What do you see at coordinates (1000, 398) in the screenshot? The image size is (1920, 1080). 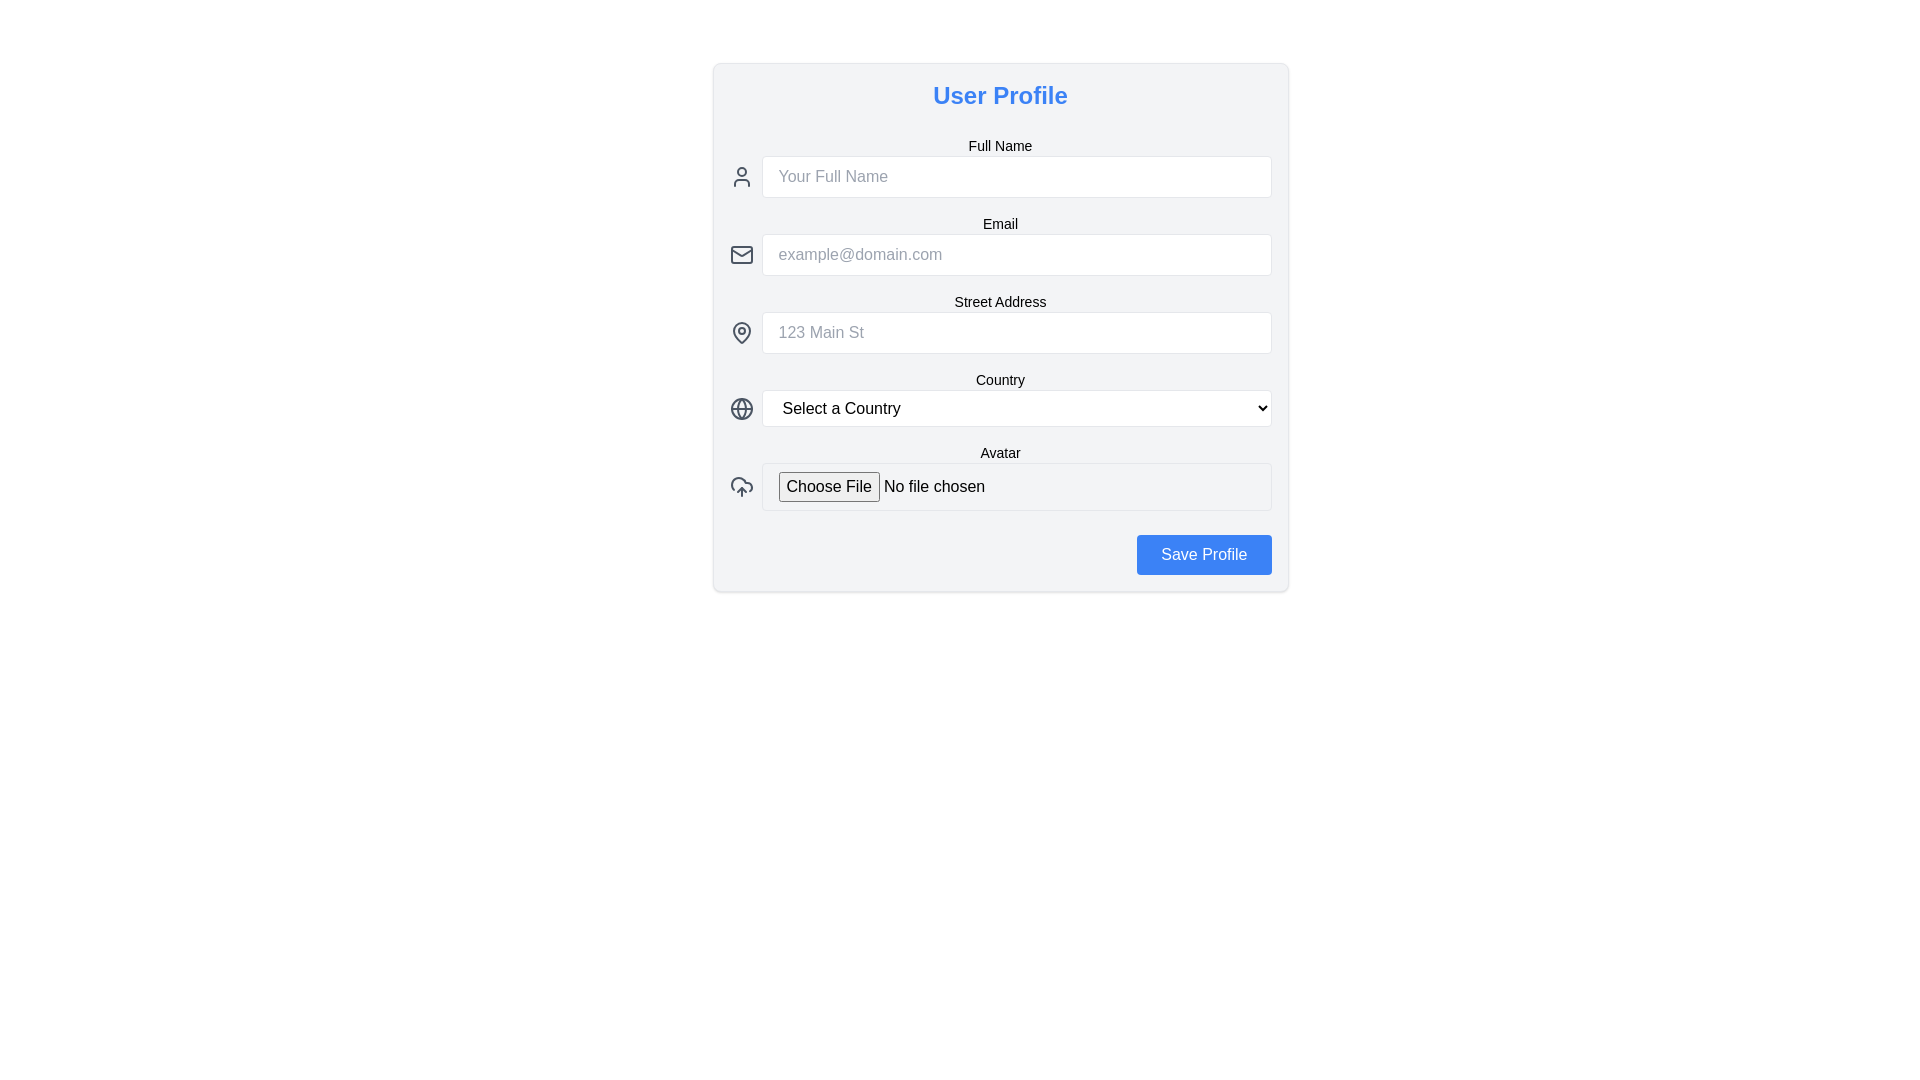 I see `an option from the 'Country' dropdown menu, which is styled in white with a bordered rectangular frame and is the fourth input field in the form` at bounding box center [1000, 398].